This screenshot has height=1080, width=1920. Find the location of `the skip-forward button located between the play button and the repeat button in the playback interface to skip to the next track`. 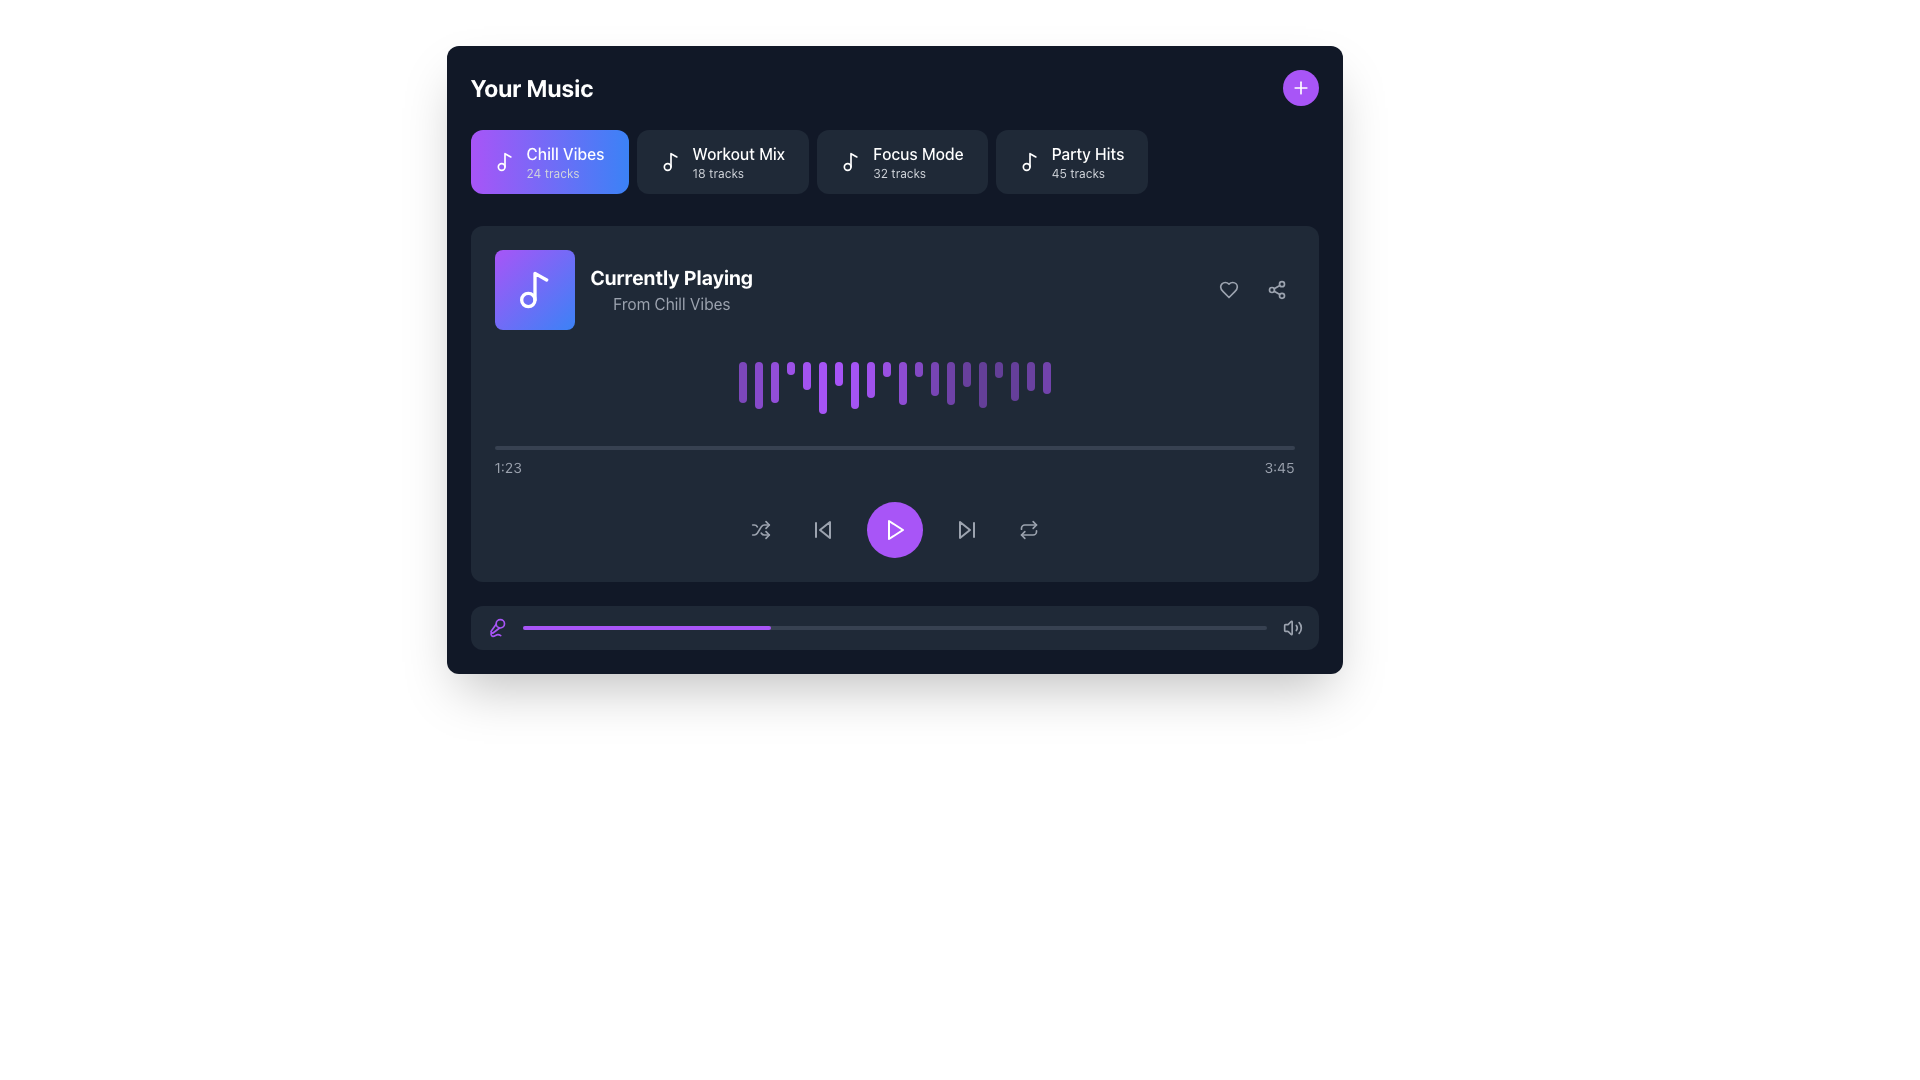

the skip-forward button located between the play button and the repeat button in the playback interface to skip to the next track is located at coordinates (966, 529).